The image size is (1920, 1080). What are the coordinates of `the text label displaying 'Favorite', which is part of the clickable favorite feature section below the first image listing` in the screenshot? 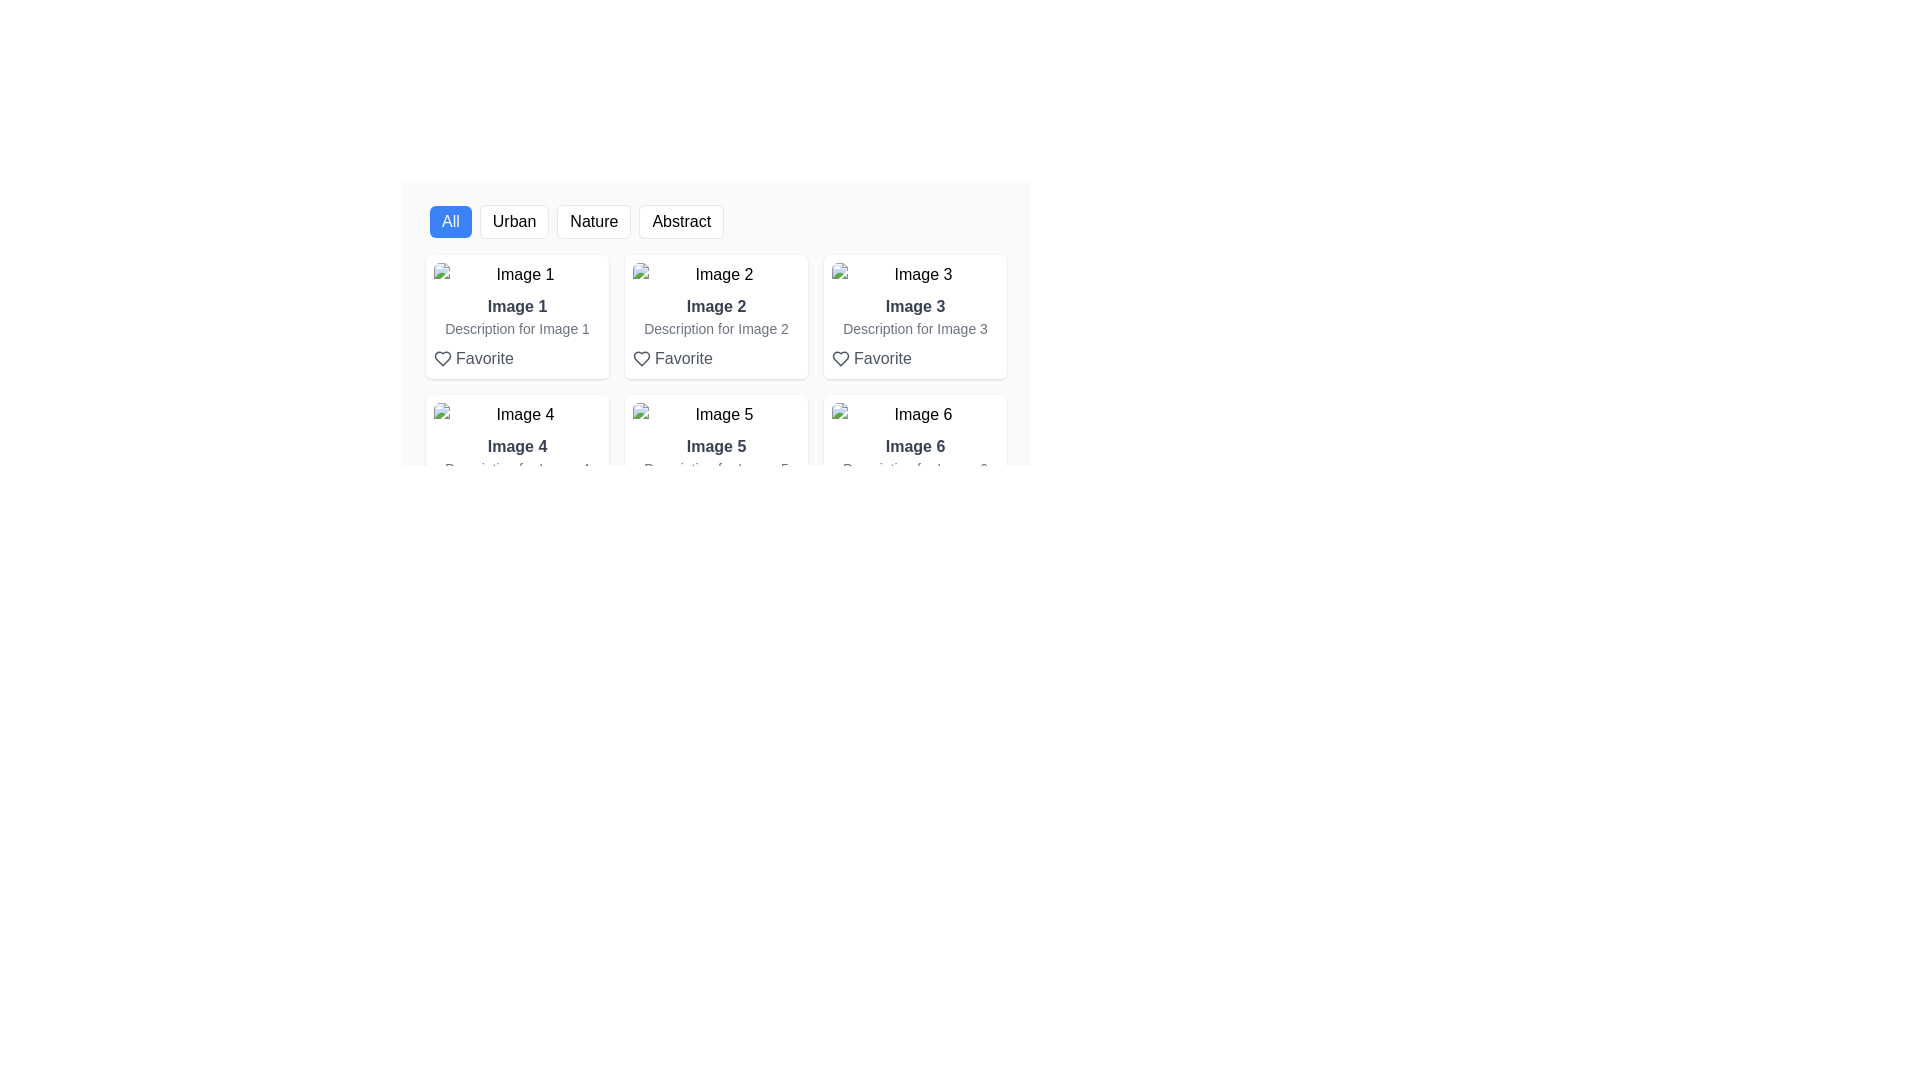 It's located at (484, 357).